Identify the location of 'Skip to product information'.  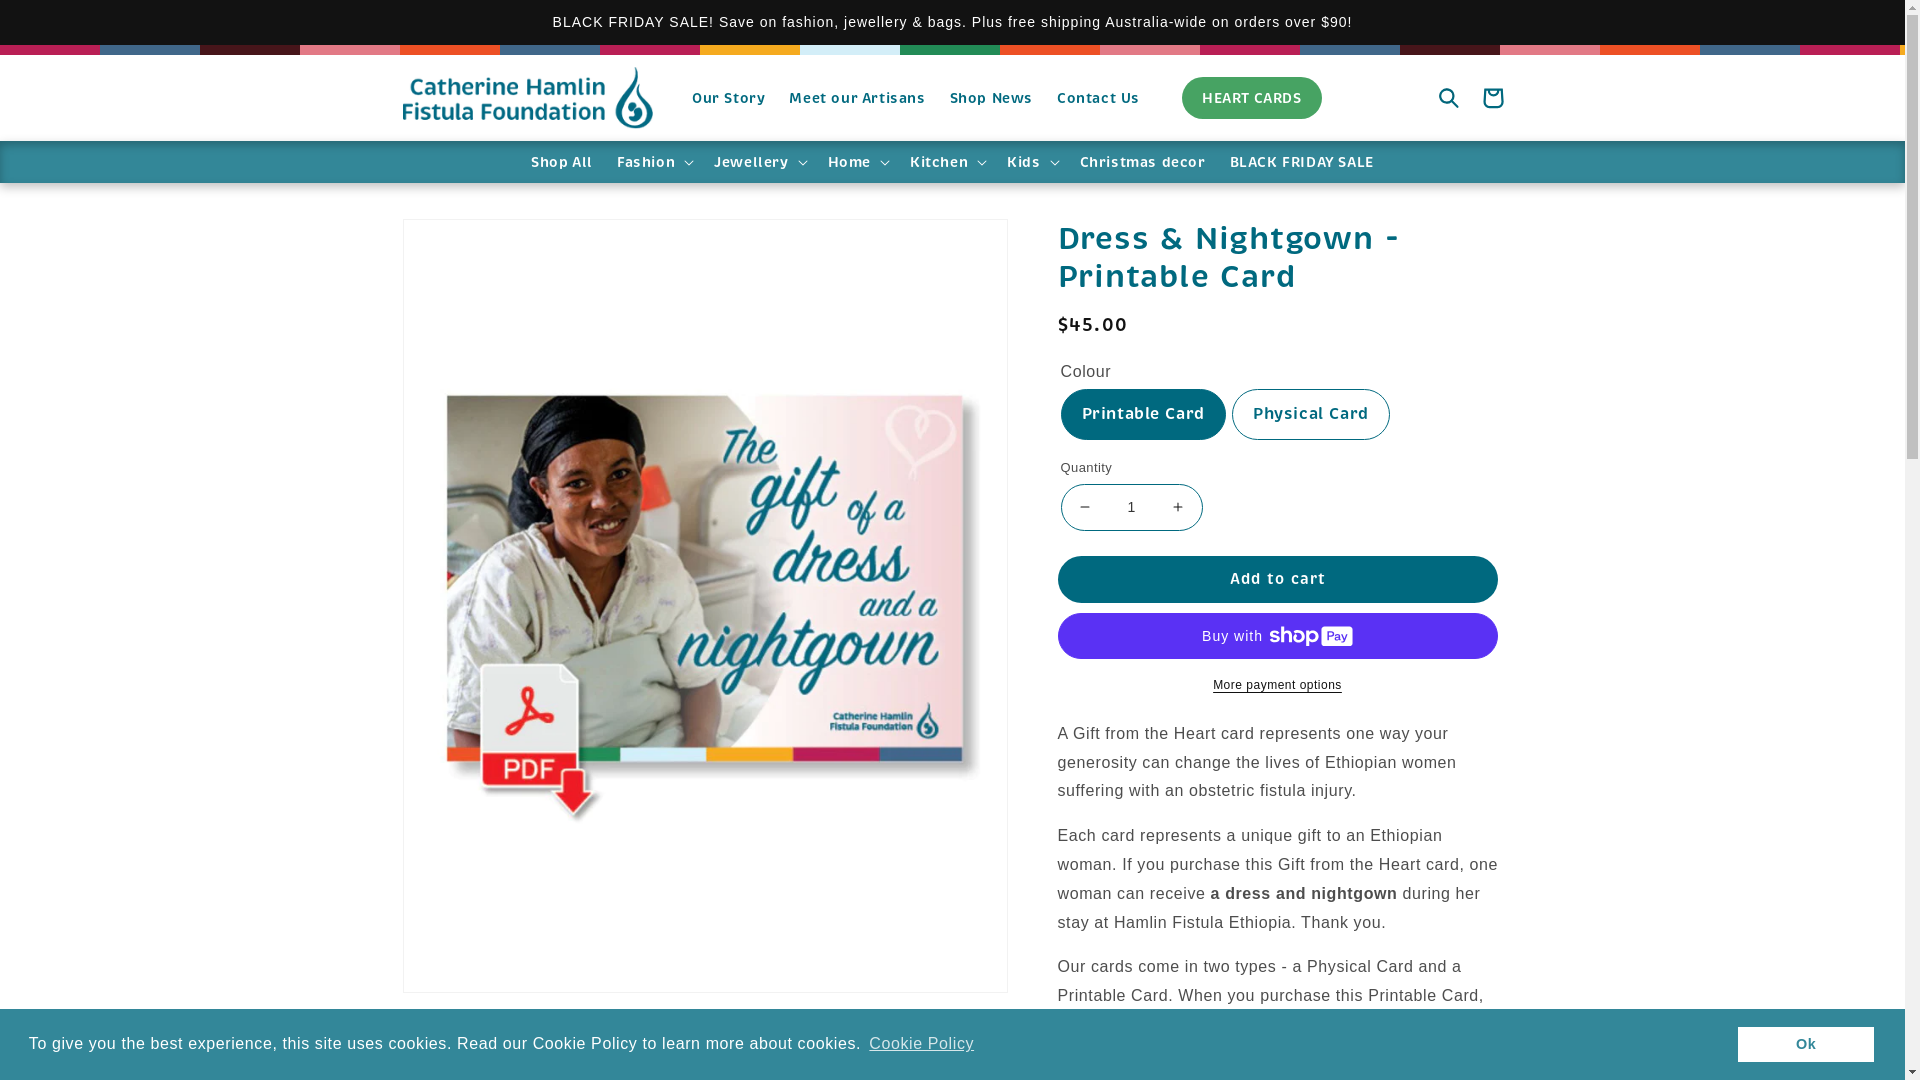
(401, 240).